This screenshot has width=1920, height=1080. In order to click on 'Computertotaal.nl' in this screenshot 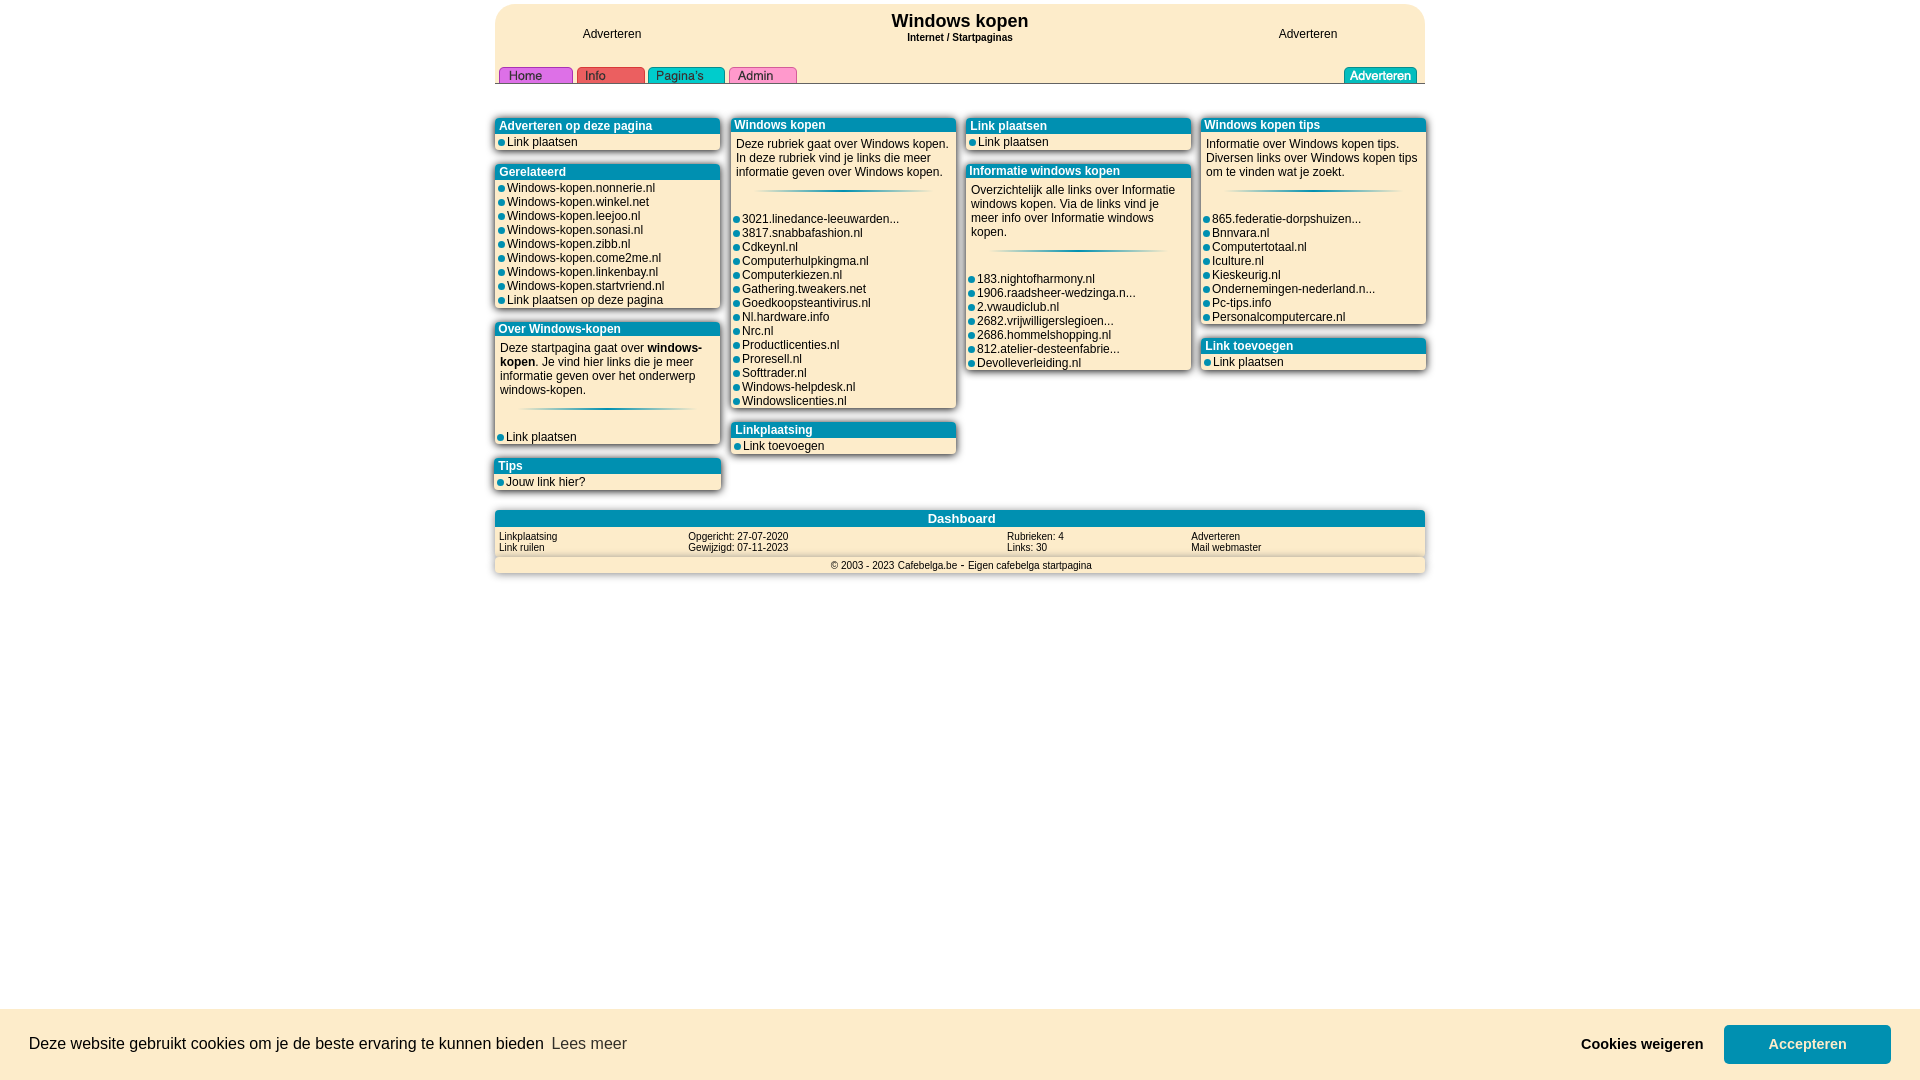, I will do `click(1258, 245)`.